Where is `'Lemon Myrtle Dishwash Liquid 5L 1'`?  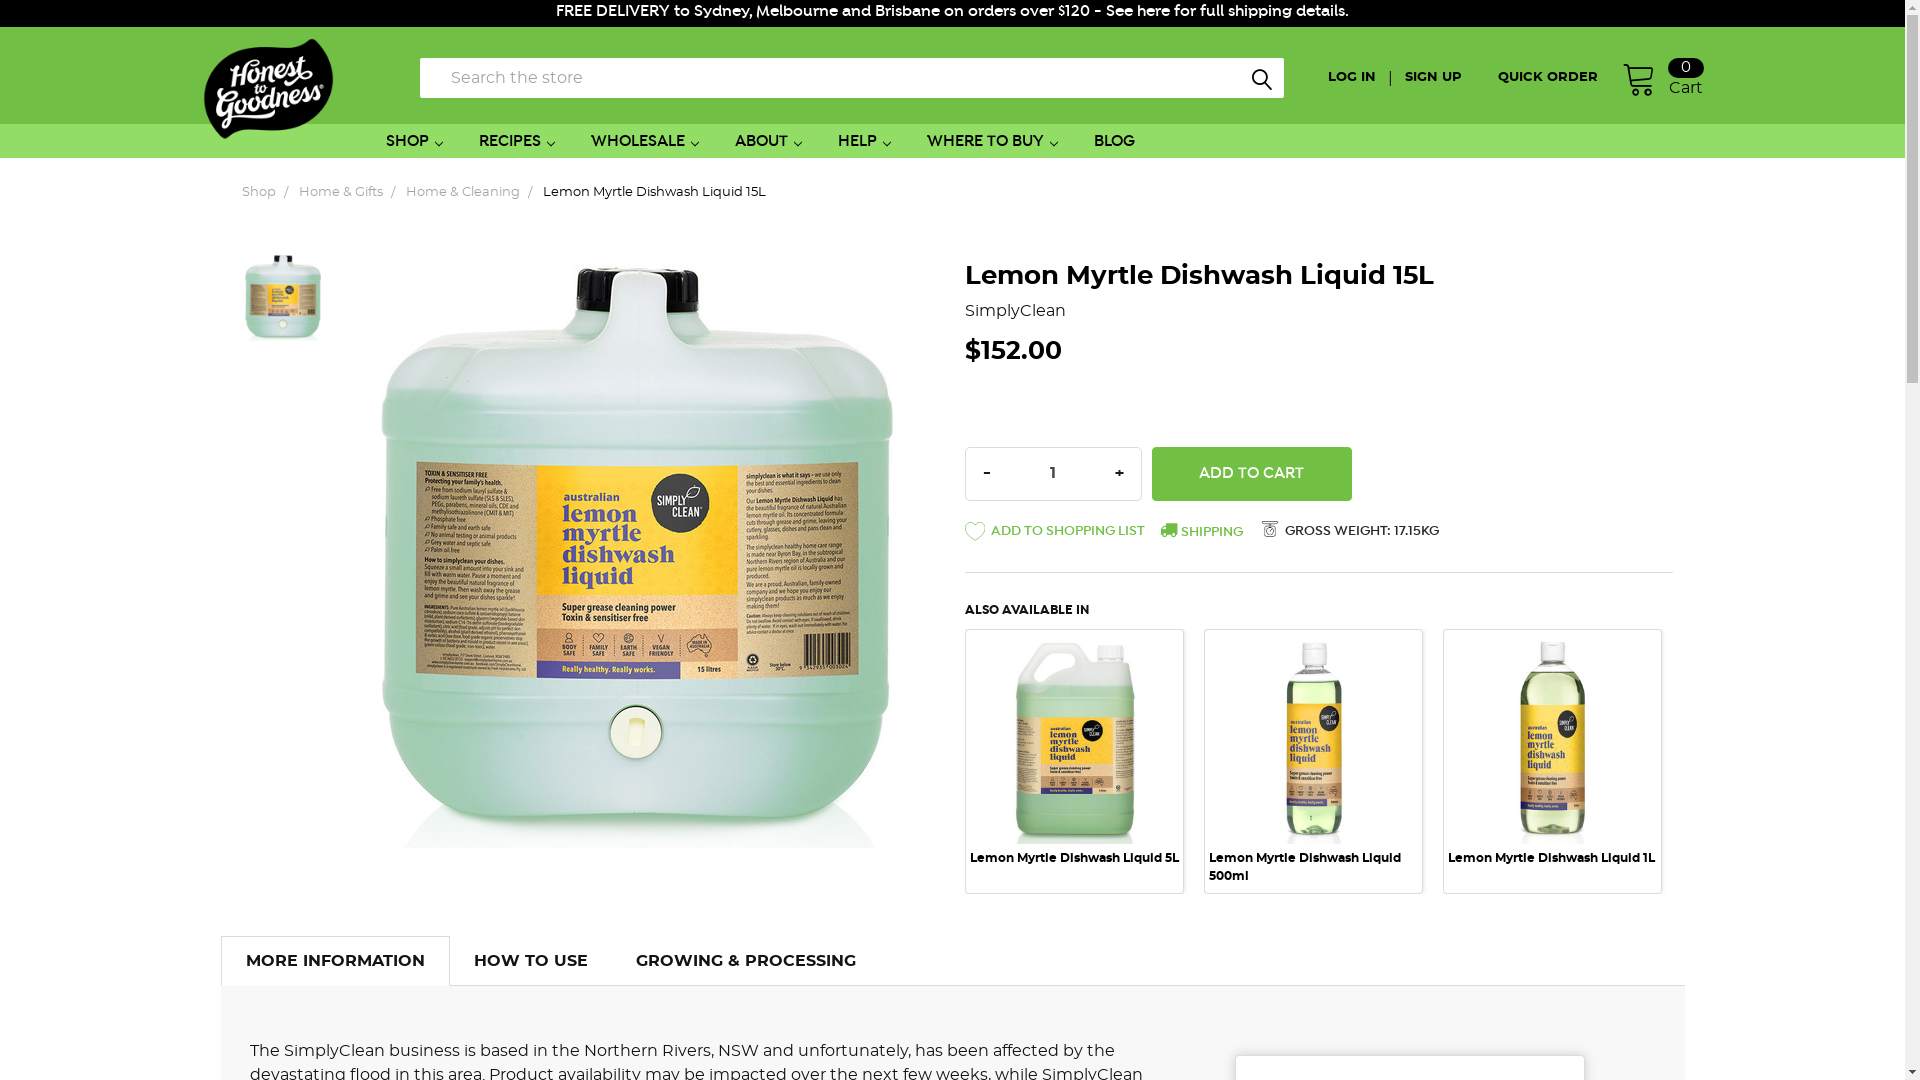
'Lemon Myrtle Dishwash Liquid 5L 1' is located at coordinates (1074, 739).